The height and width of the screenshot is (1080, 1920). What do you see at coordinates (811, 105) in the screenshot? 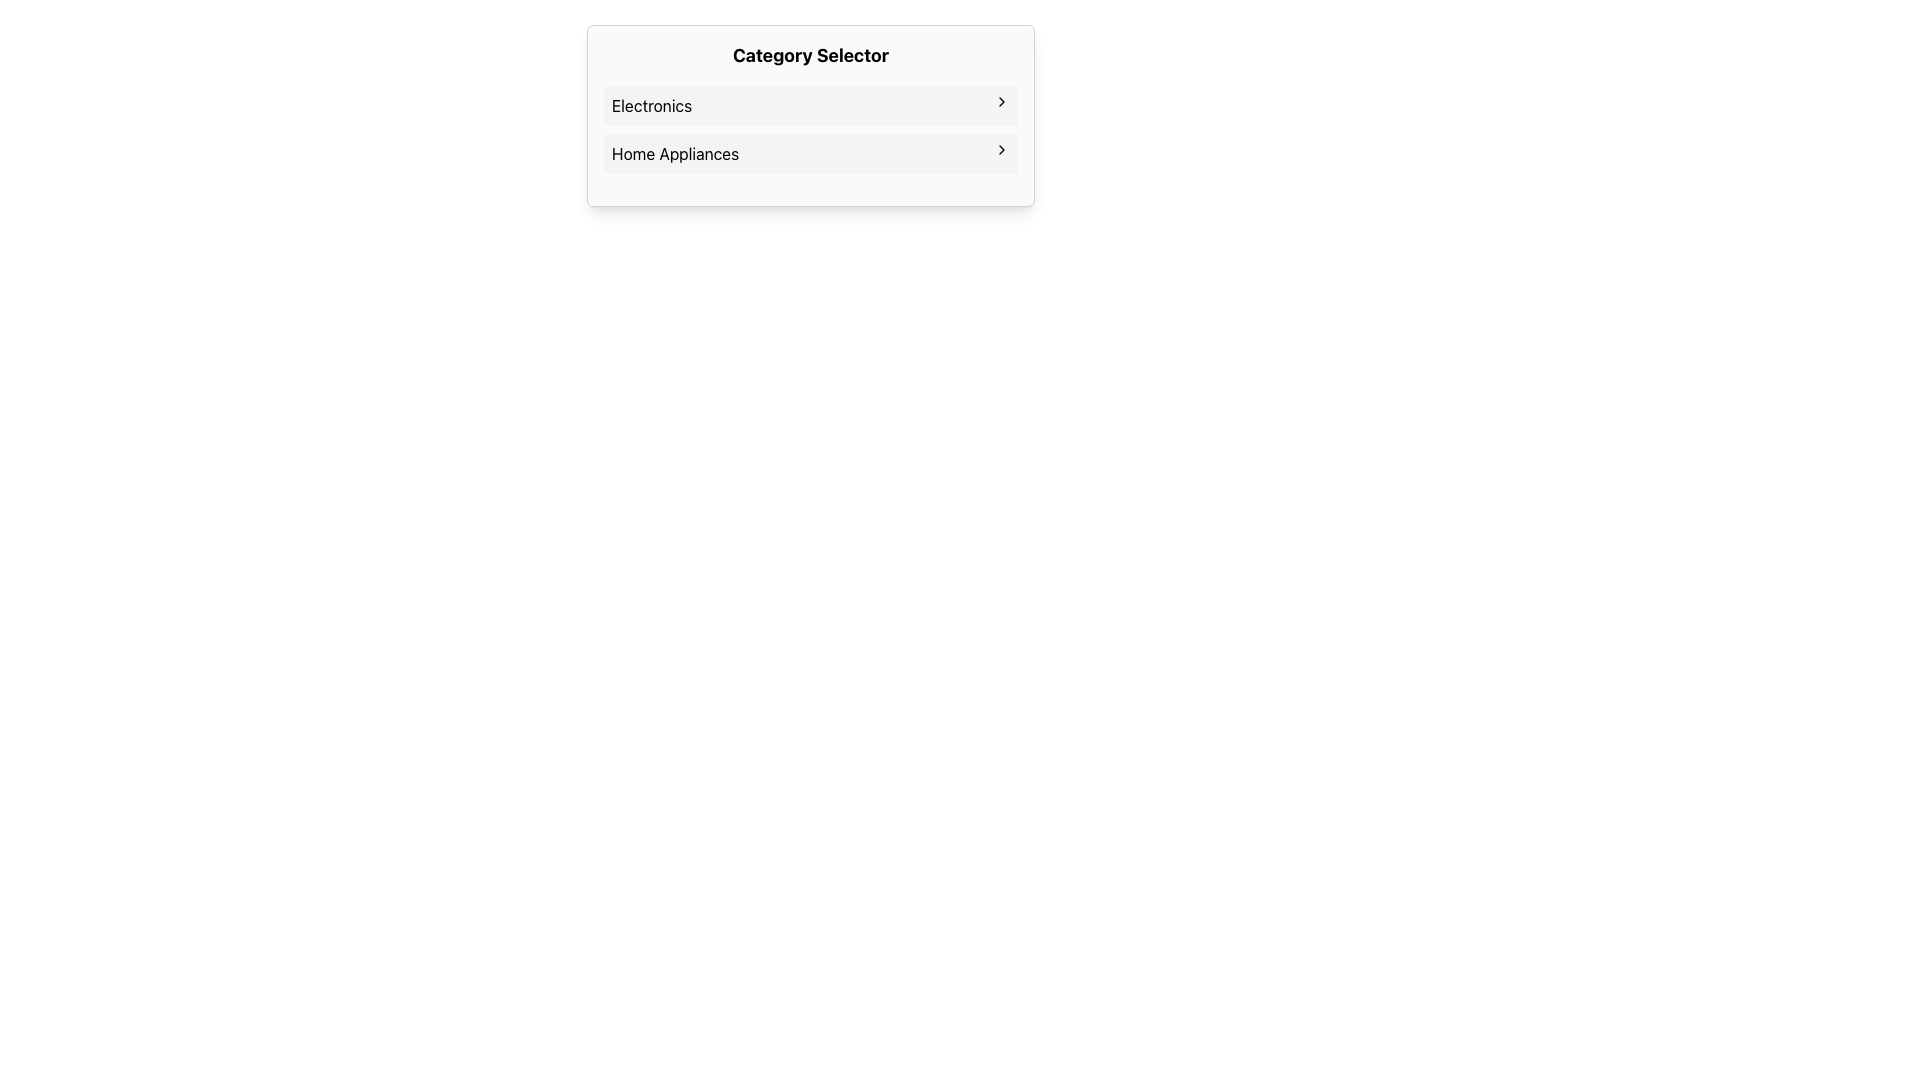
I see `the 'Electronics' menu item in the 'Category Selector'` at bounding box center [811, 105].